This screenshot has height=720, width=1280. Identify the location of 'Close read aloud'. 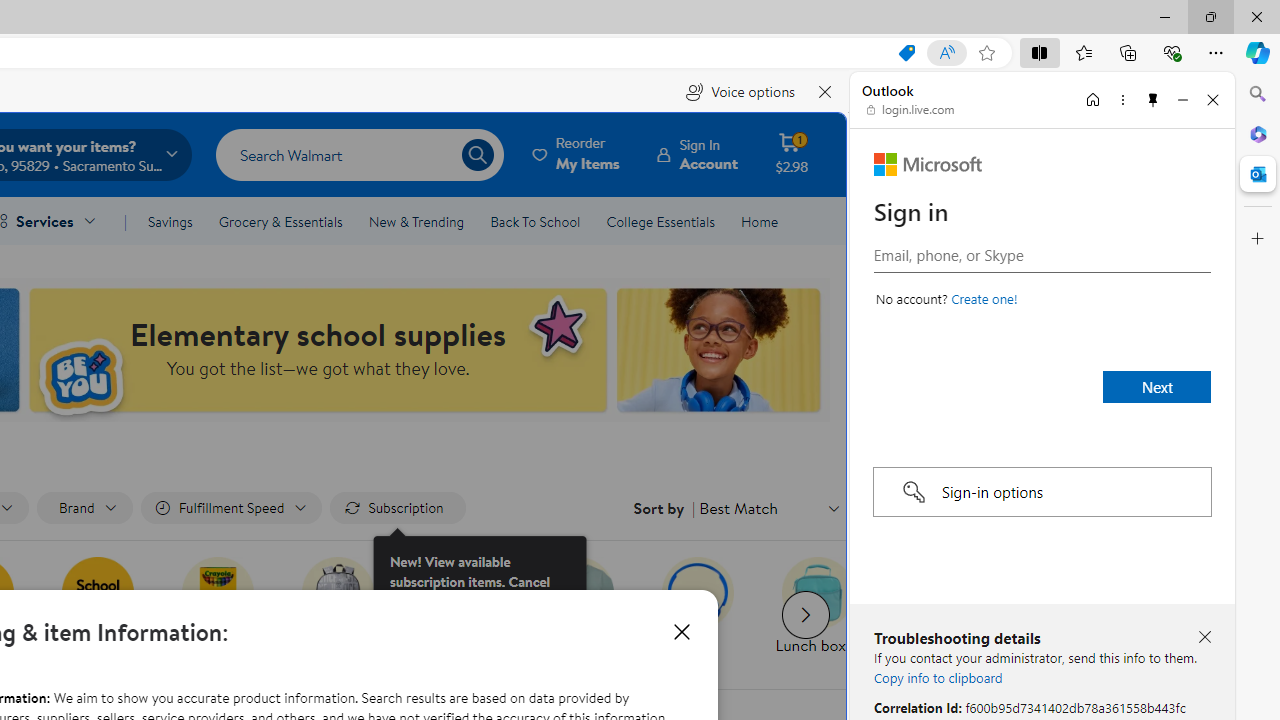
(825, 92).